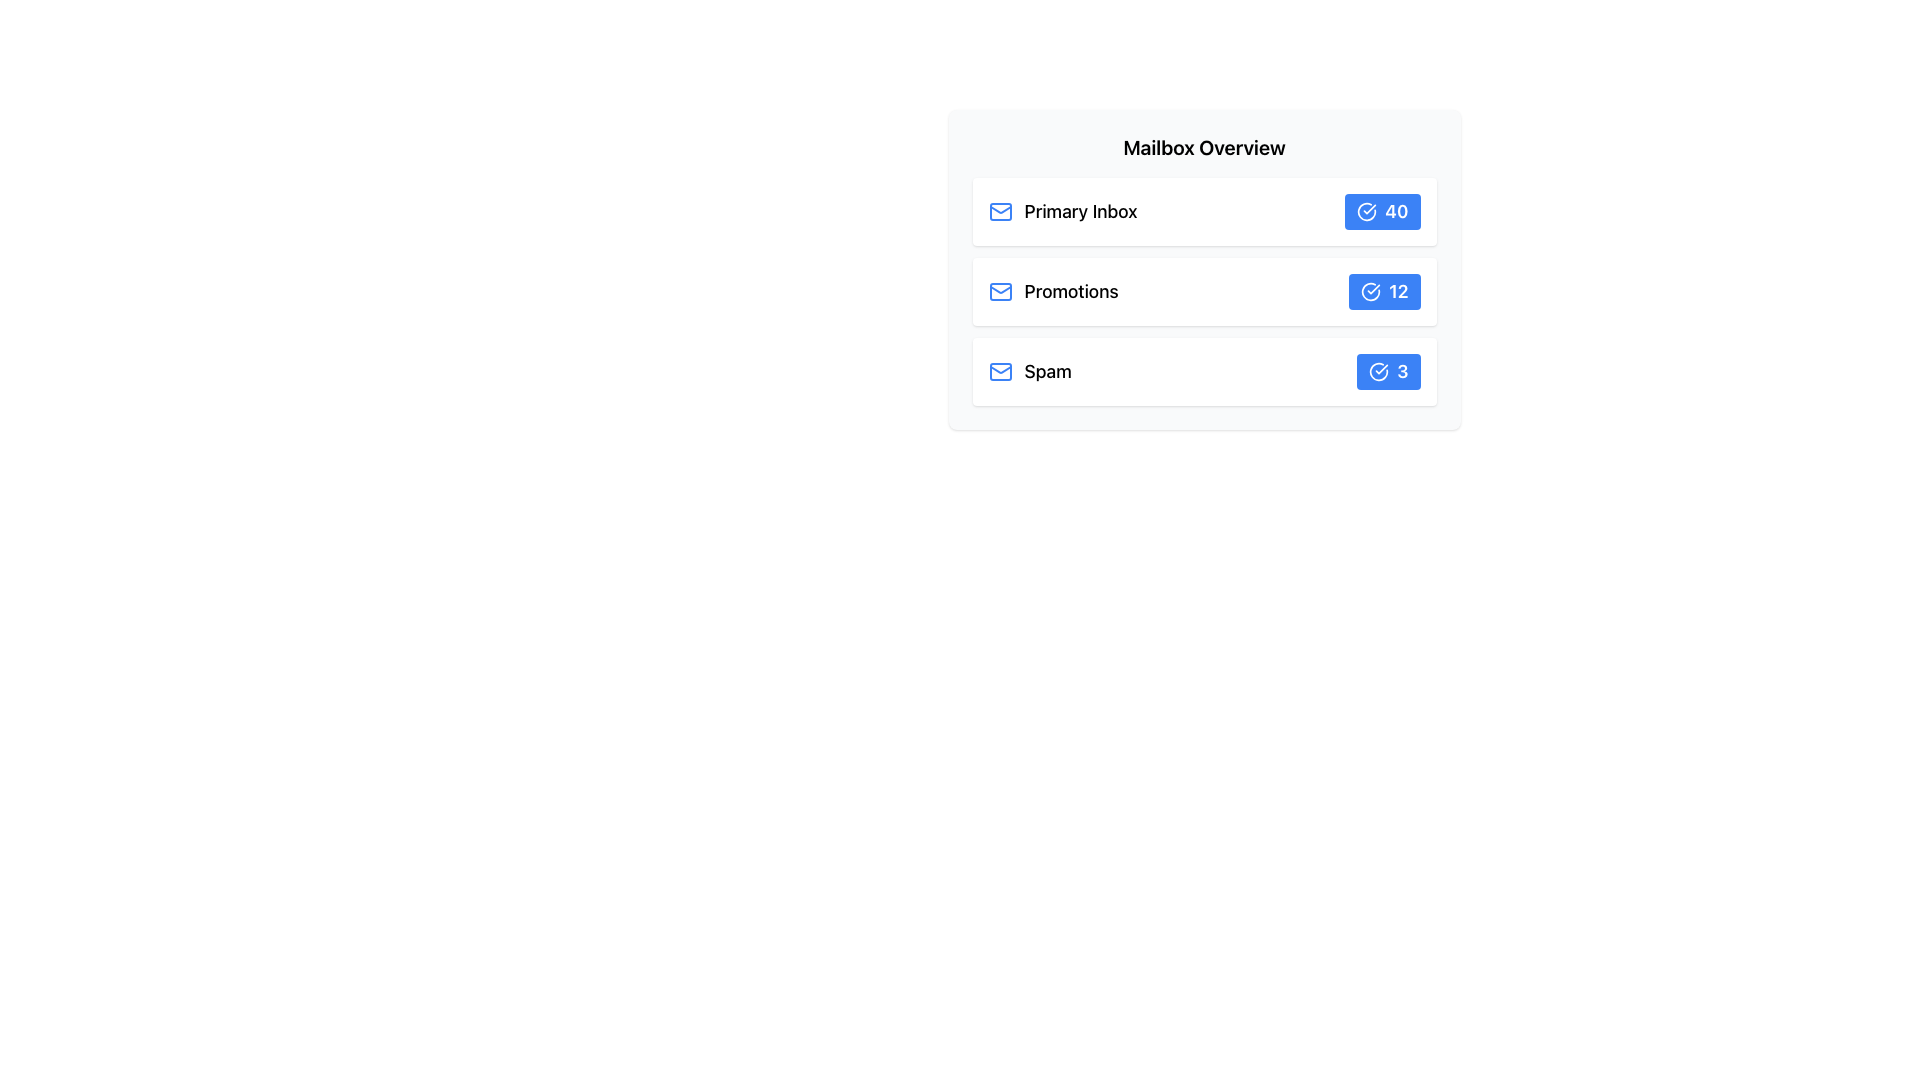  What do you see at coordinates (1070, 292) in the screenshot?
I see `the 'Promotions' label, which is part of the second row in the vertical list layout, positioned between an envelope icon and a blue counter displaying '12'` at bounding box center [1070, 292].